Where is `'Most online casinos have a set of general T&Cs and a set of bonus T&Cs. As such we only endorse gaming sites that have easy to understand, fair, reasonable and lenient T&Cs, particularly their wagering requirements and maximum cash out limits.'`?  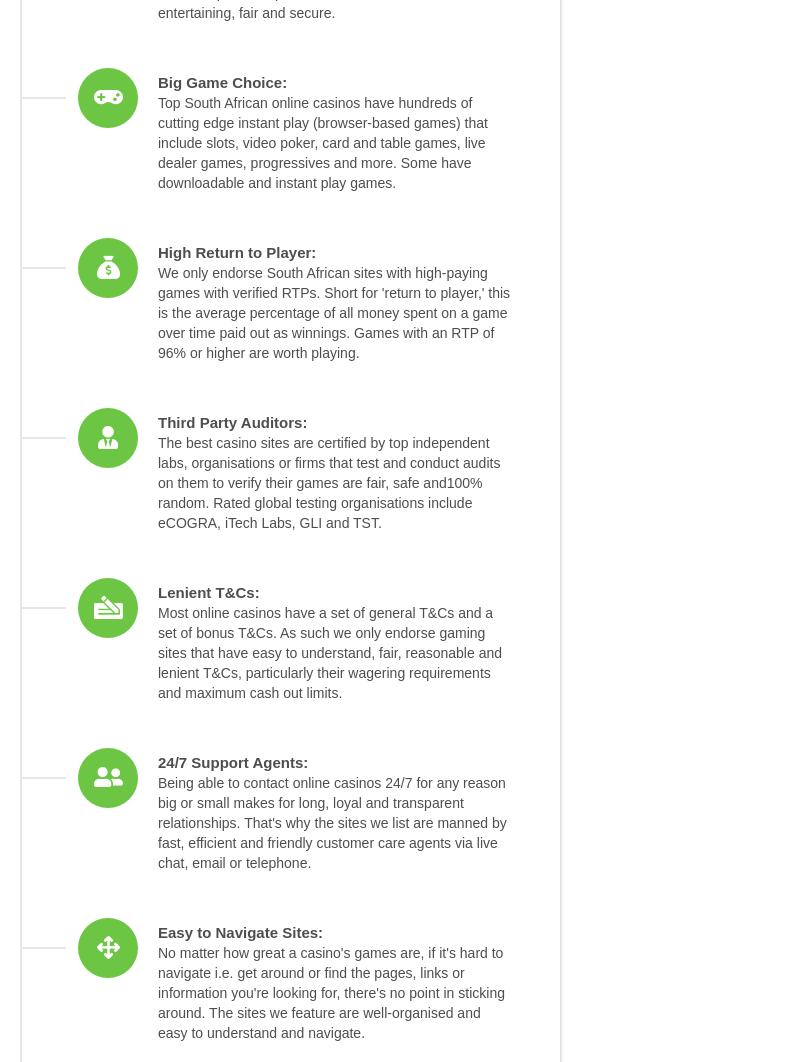
'Most online casinos have a set of general T&Cs and a set of bonus T&Cs. As such we only endorse gaming sites that have easy to understand, fair, reasonable and lenient T&Cs, particularly their wagering requirements and maximum cash out limits.' is located at coordinates (329, 653).